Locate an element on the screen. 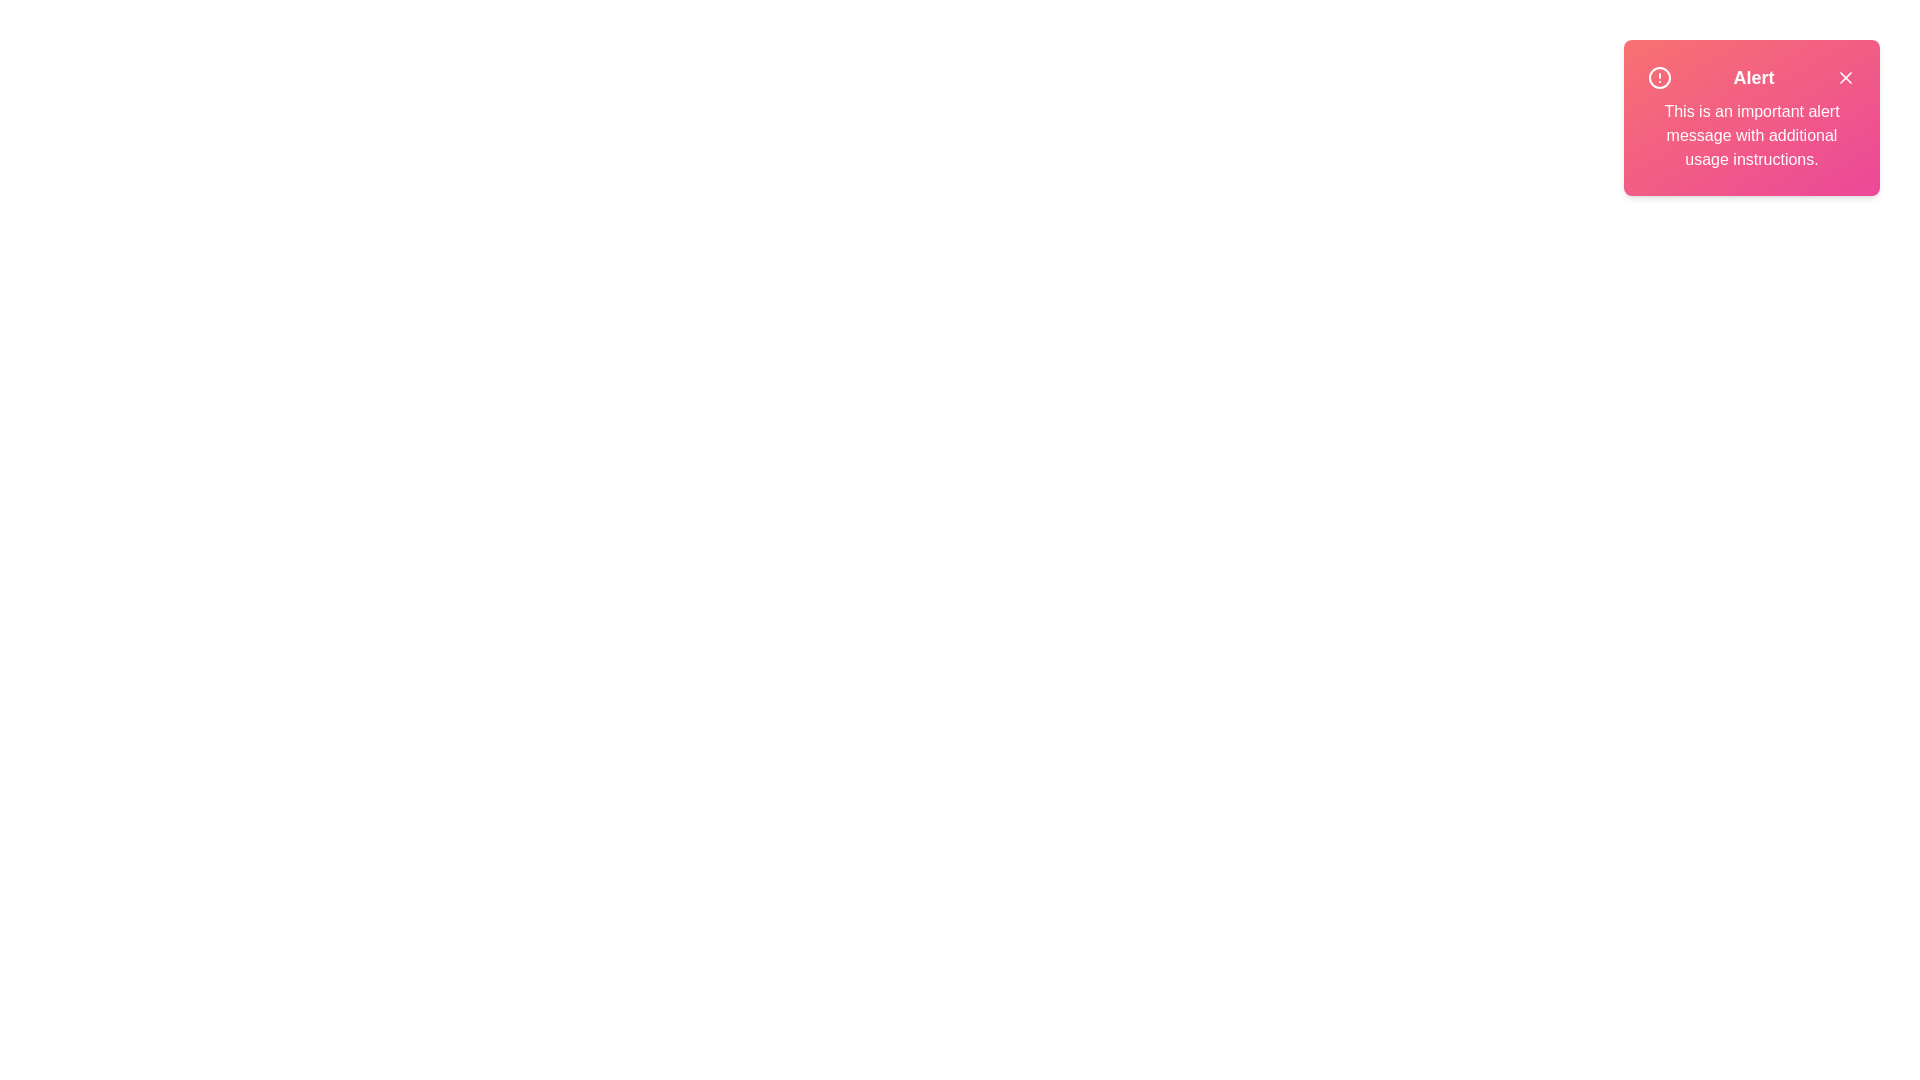 The height and width of the screenshot is (1080, 1920). the close button of the alert is located at coordinates (1844, 76).